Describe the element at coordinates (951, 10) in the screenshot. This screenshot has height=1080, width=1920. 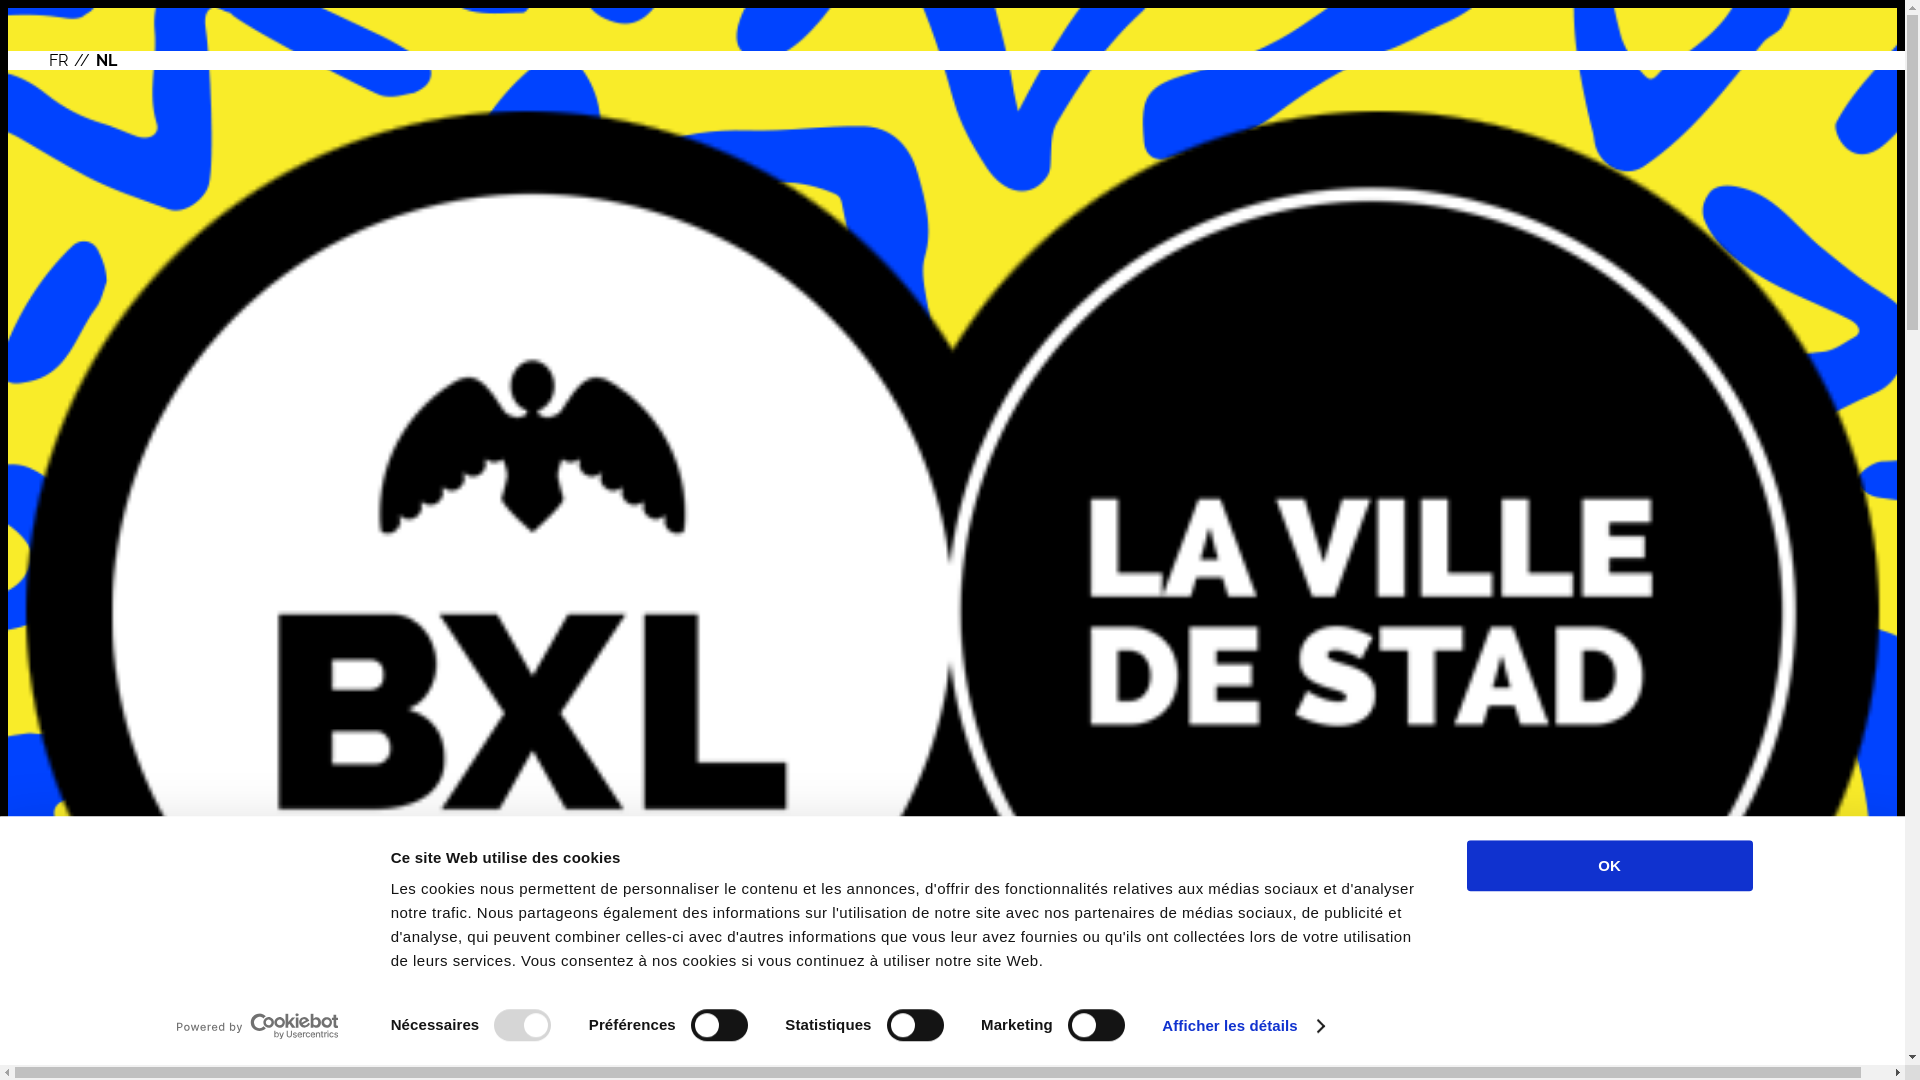
I see `'Overslaan en naar de inhoud gaan'` at that location.